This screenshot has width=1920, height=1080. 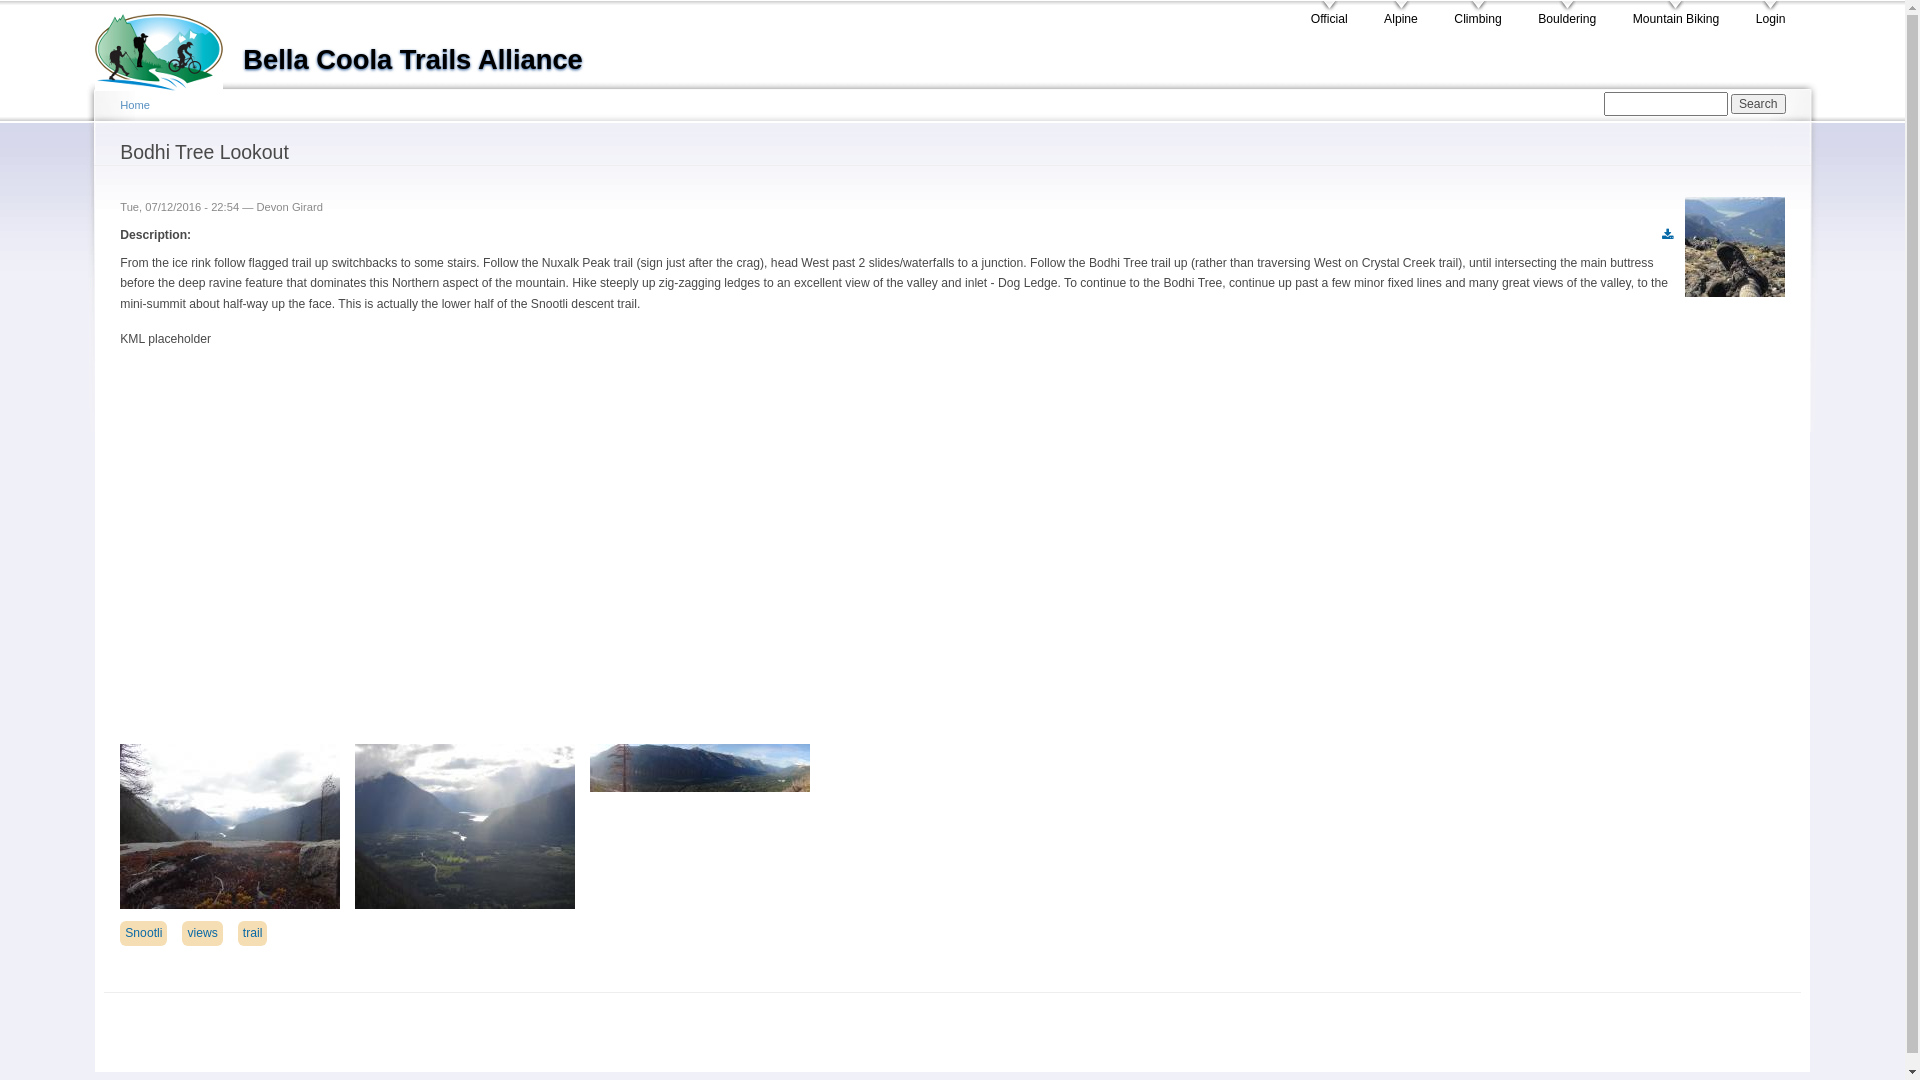 What do you see at coordinates (168, 45) in the screenshot?
I see `'Bella Coola Trails Alliance '` at bounding box center [168, 45].